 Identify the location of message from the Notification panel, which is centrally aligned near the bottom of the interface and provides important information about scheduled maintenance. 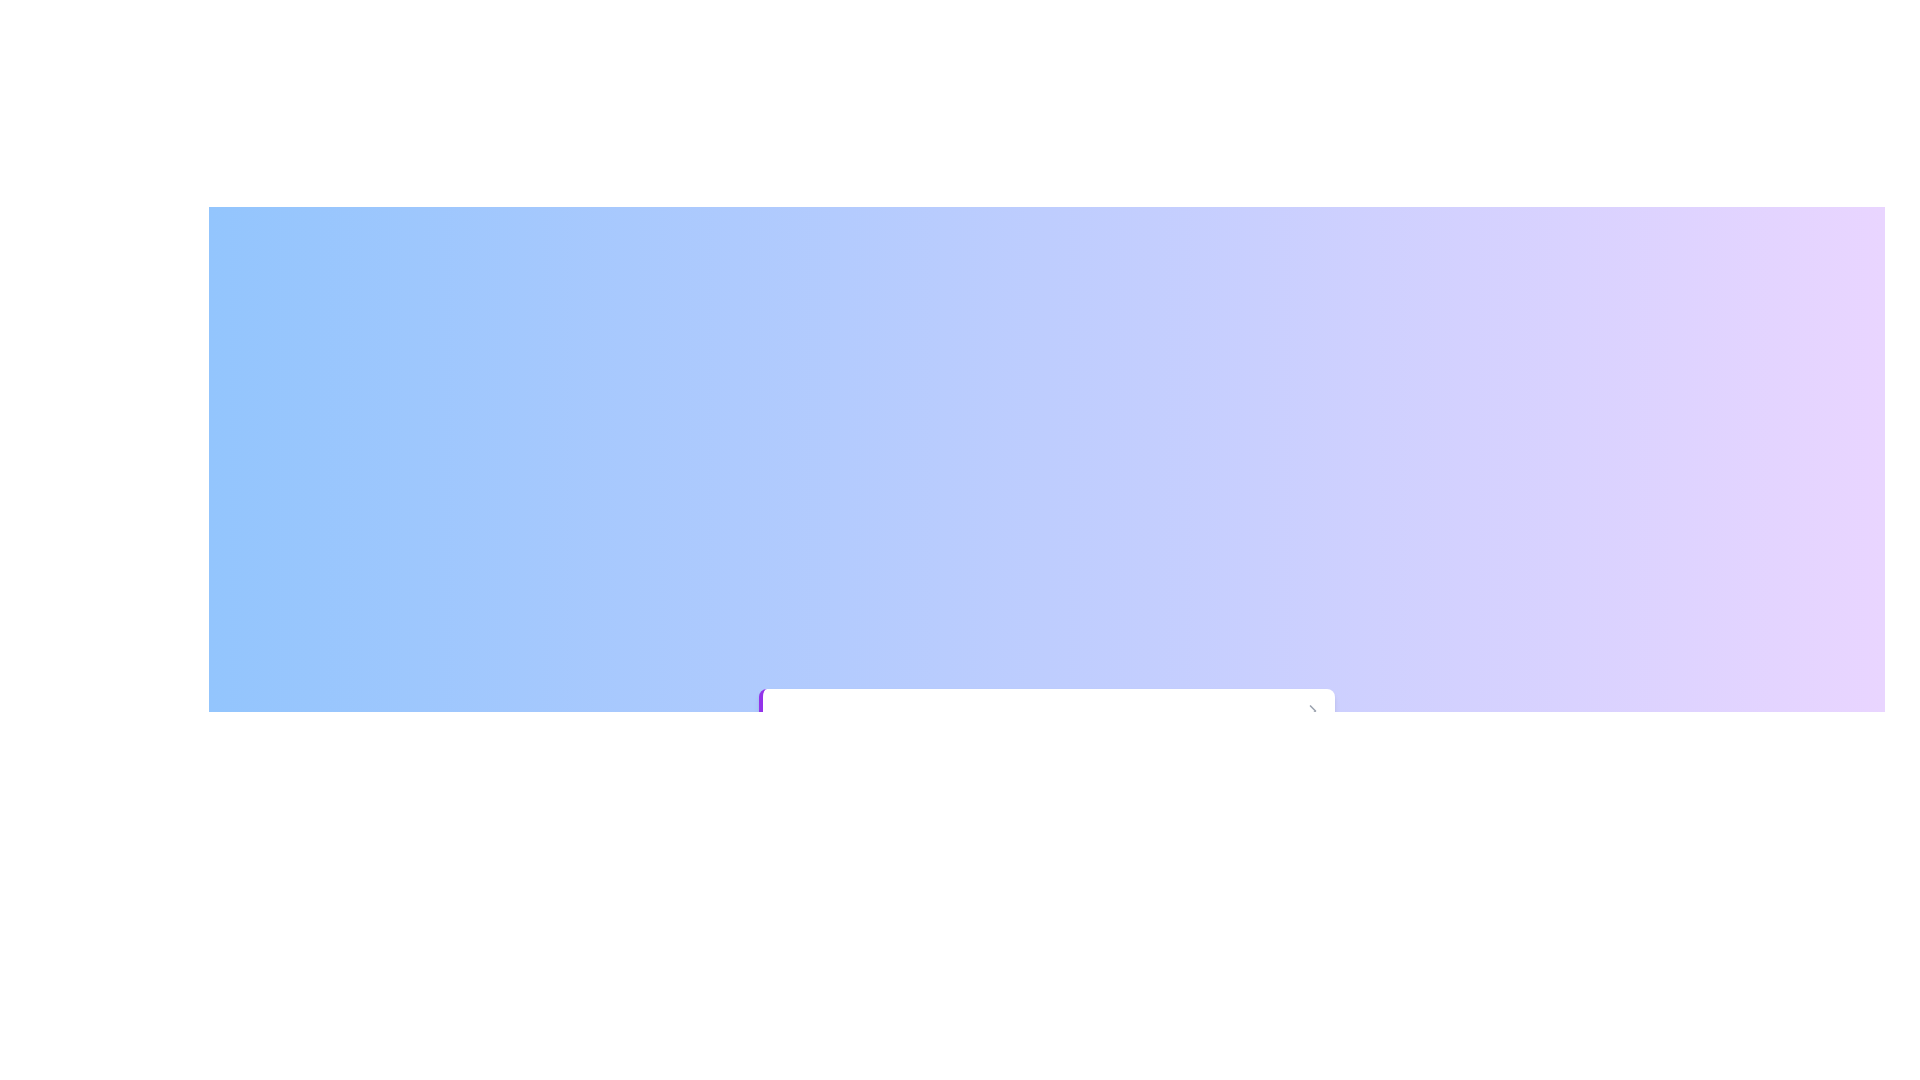
(1048, 747).